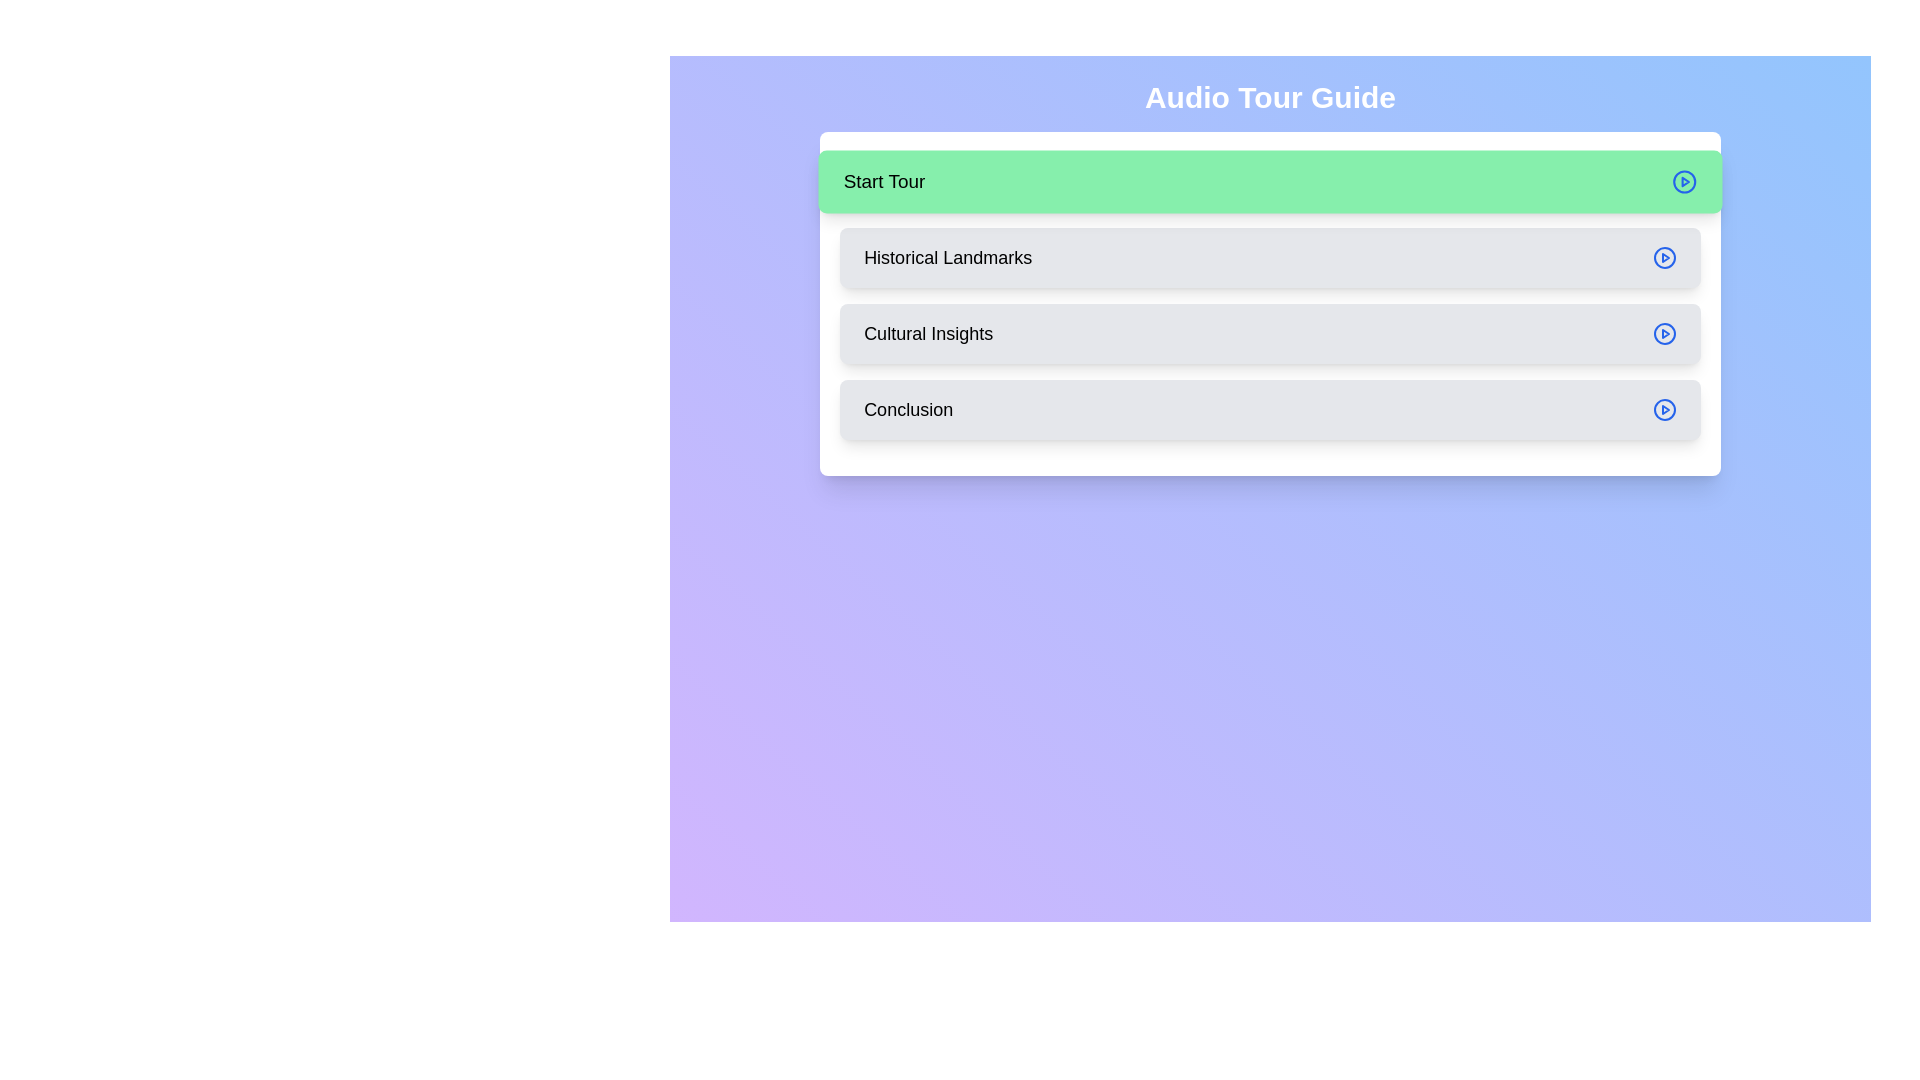 This screenshot has height=1080, width=1920. I want to click on the play button associated with the Historical Landmarks step to play its audio, so click(1664, 257).